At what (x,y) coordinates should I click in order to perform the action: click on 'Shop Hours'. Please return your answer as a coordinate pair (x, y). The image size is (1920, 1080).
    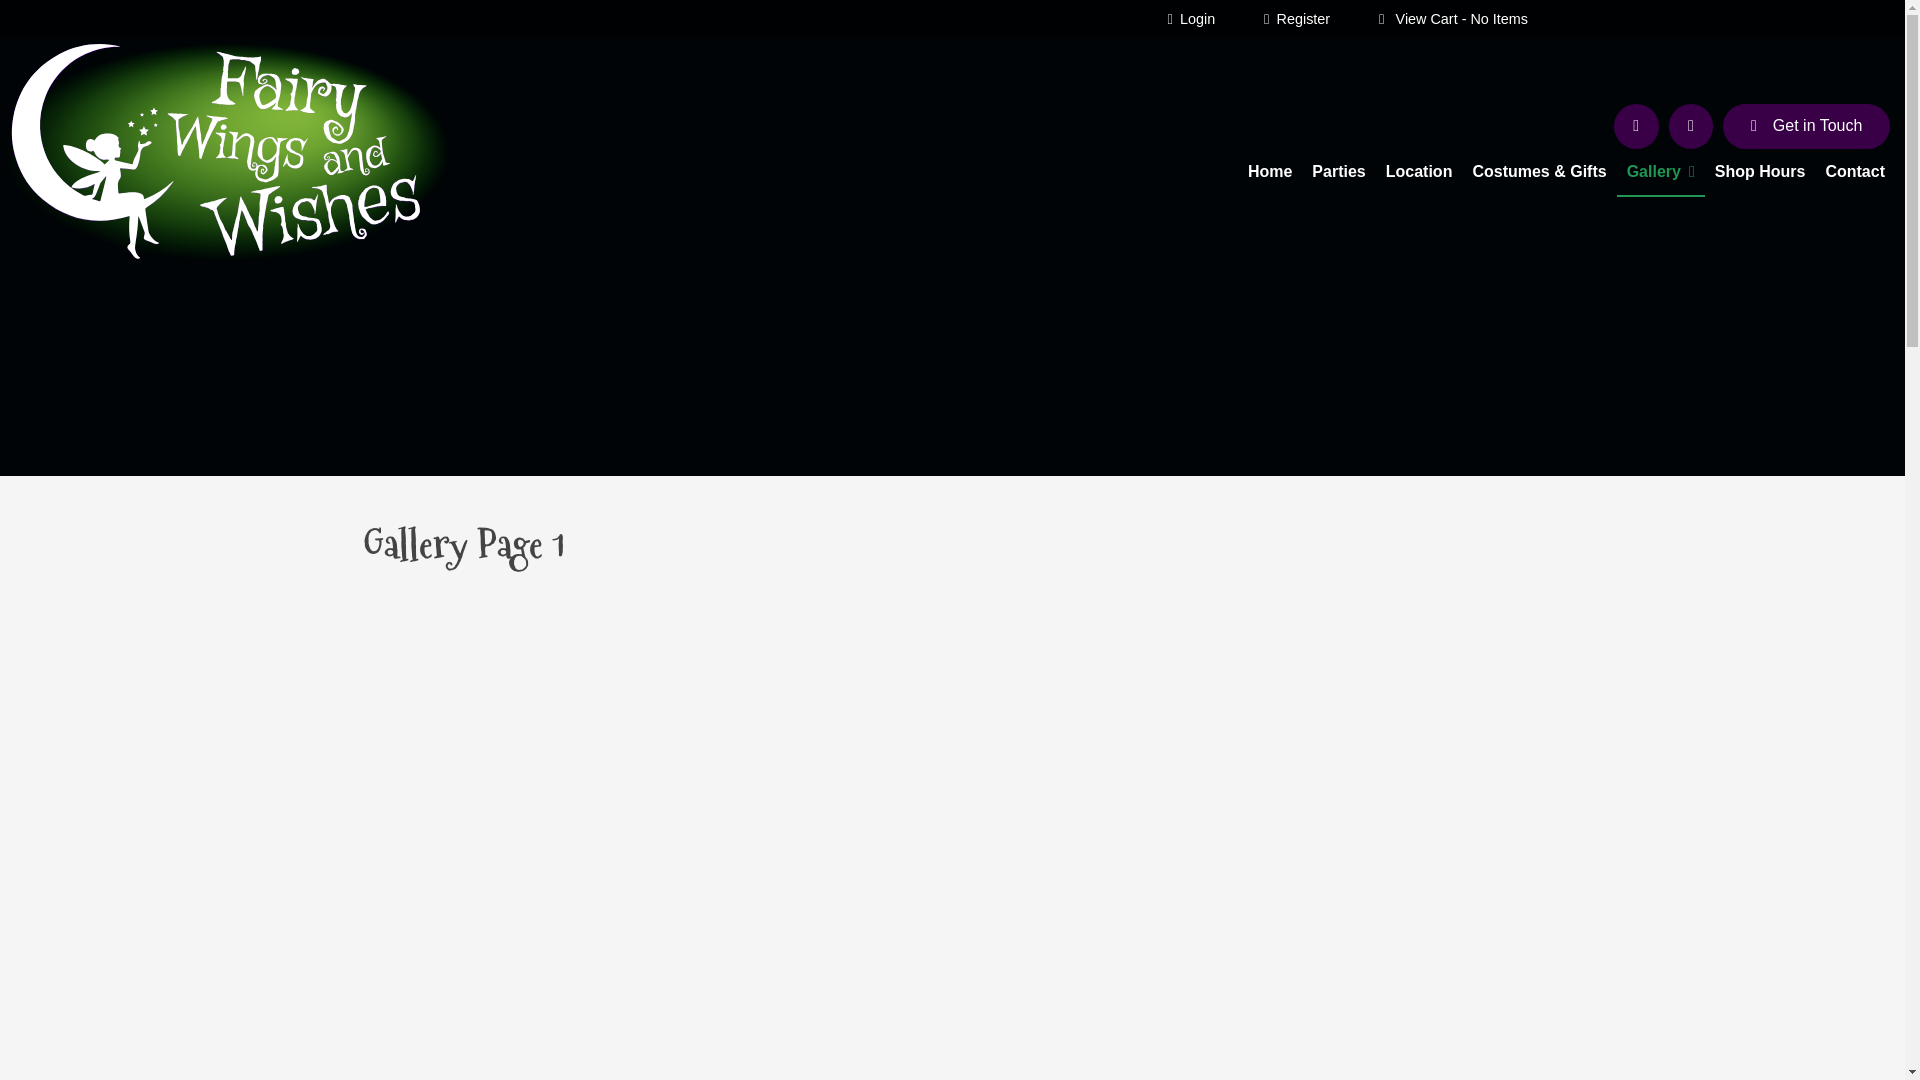
    Looking at the image, I should click on (1760, 172).